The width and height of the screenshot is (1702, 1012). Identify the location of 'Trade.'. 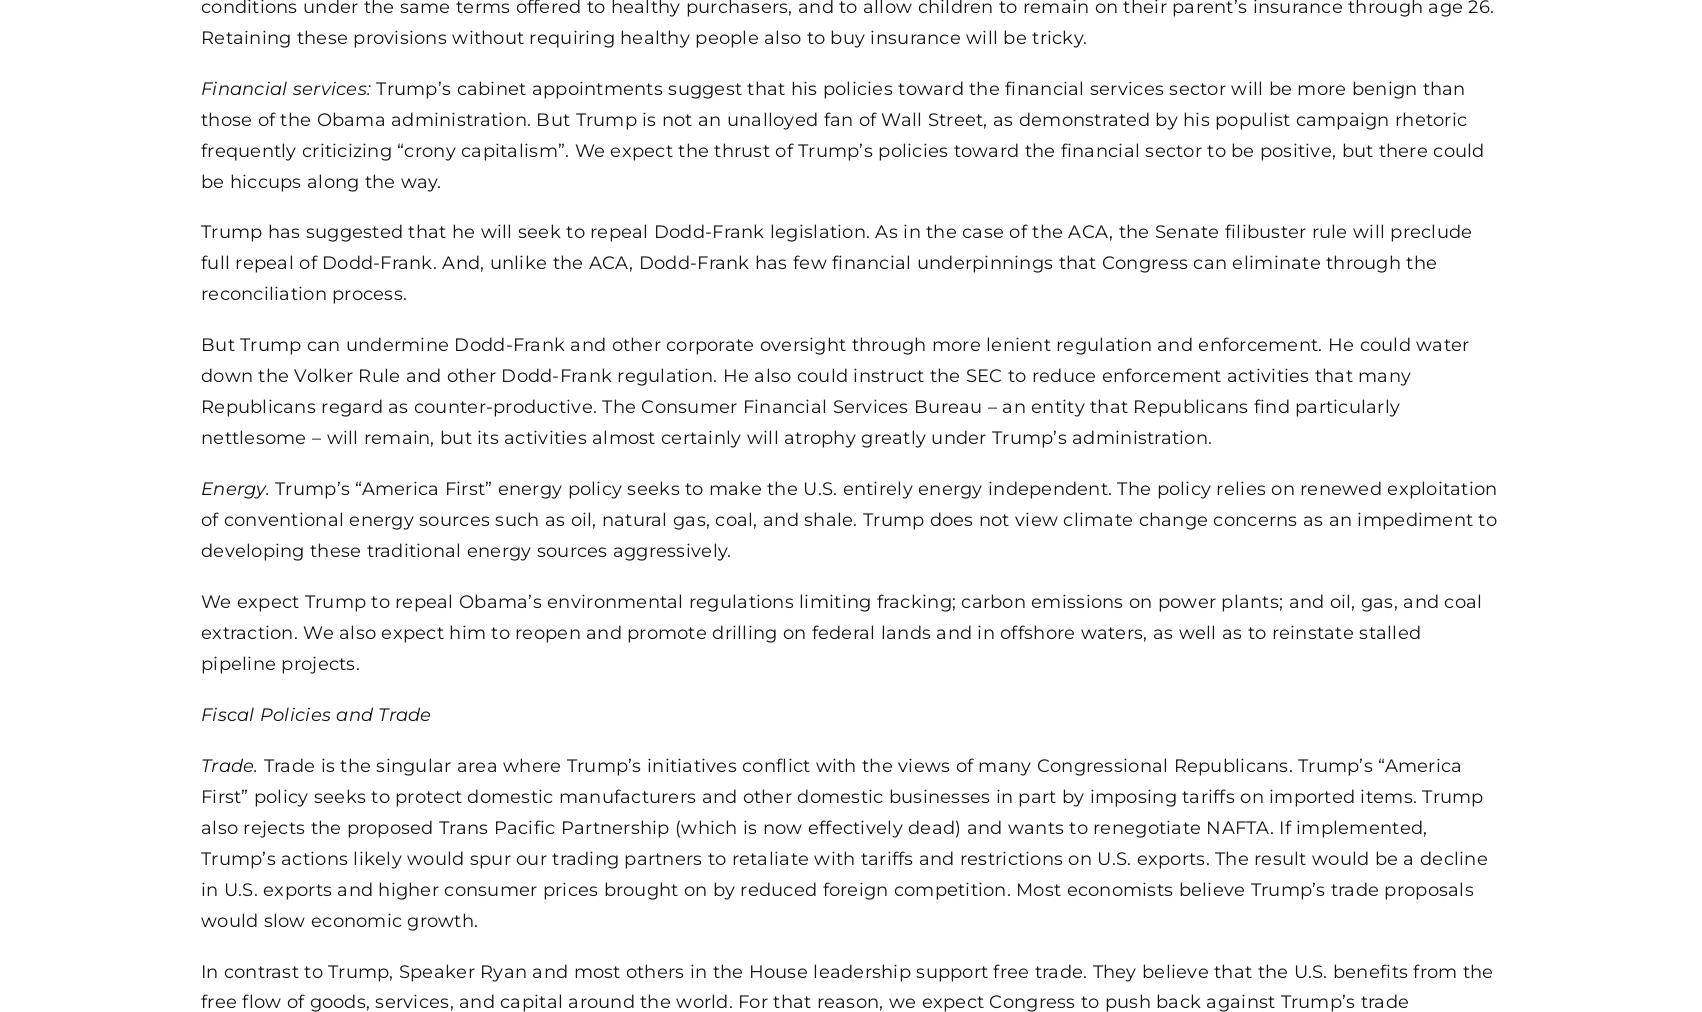
(230, 762).